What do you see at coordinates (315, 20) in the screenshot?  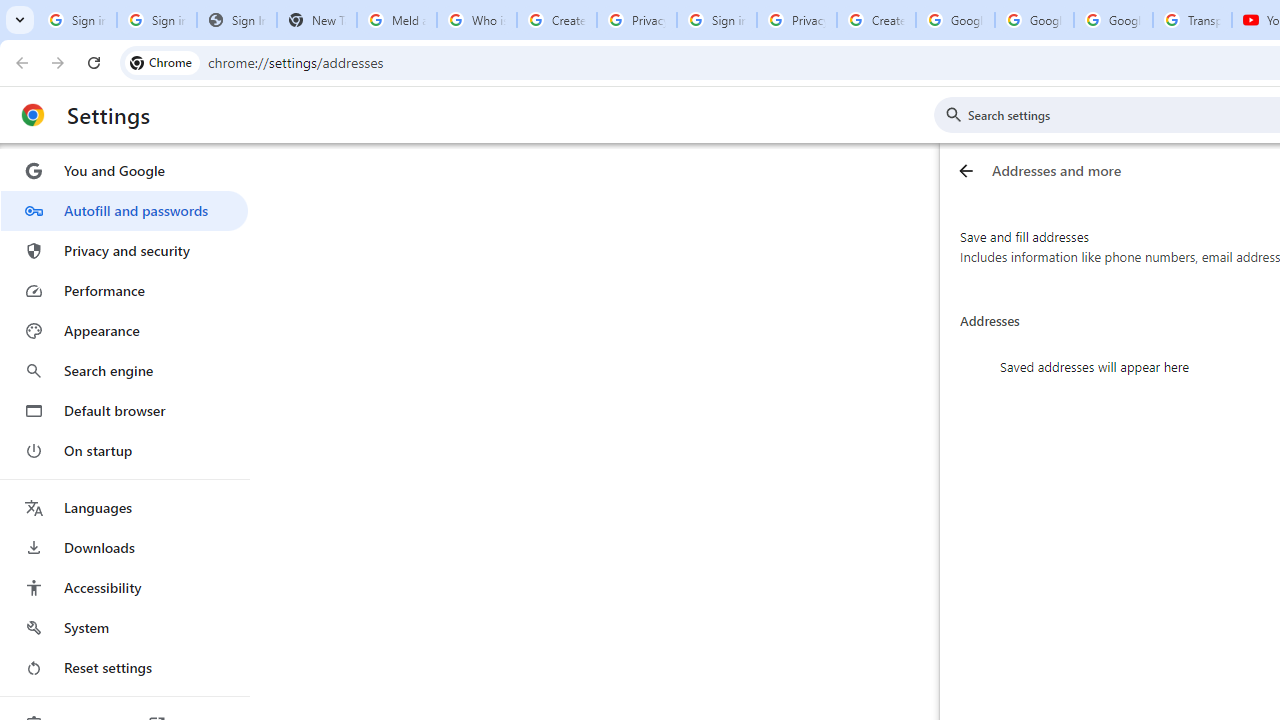 I see `'New Tab'` at bounding box center [315, 20].